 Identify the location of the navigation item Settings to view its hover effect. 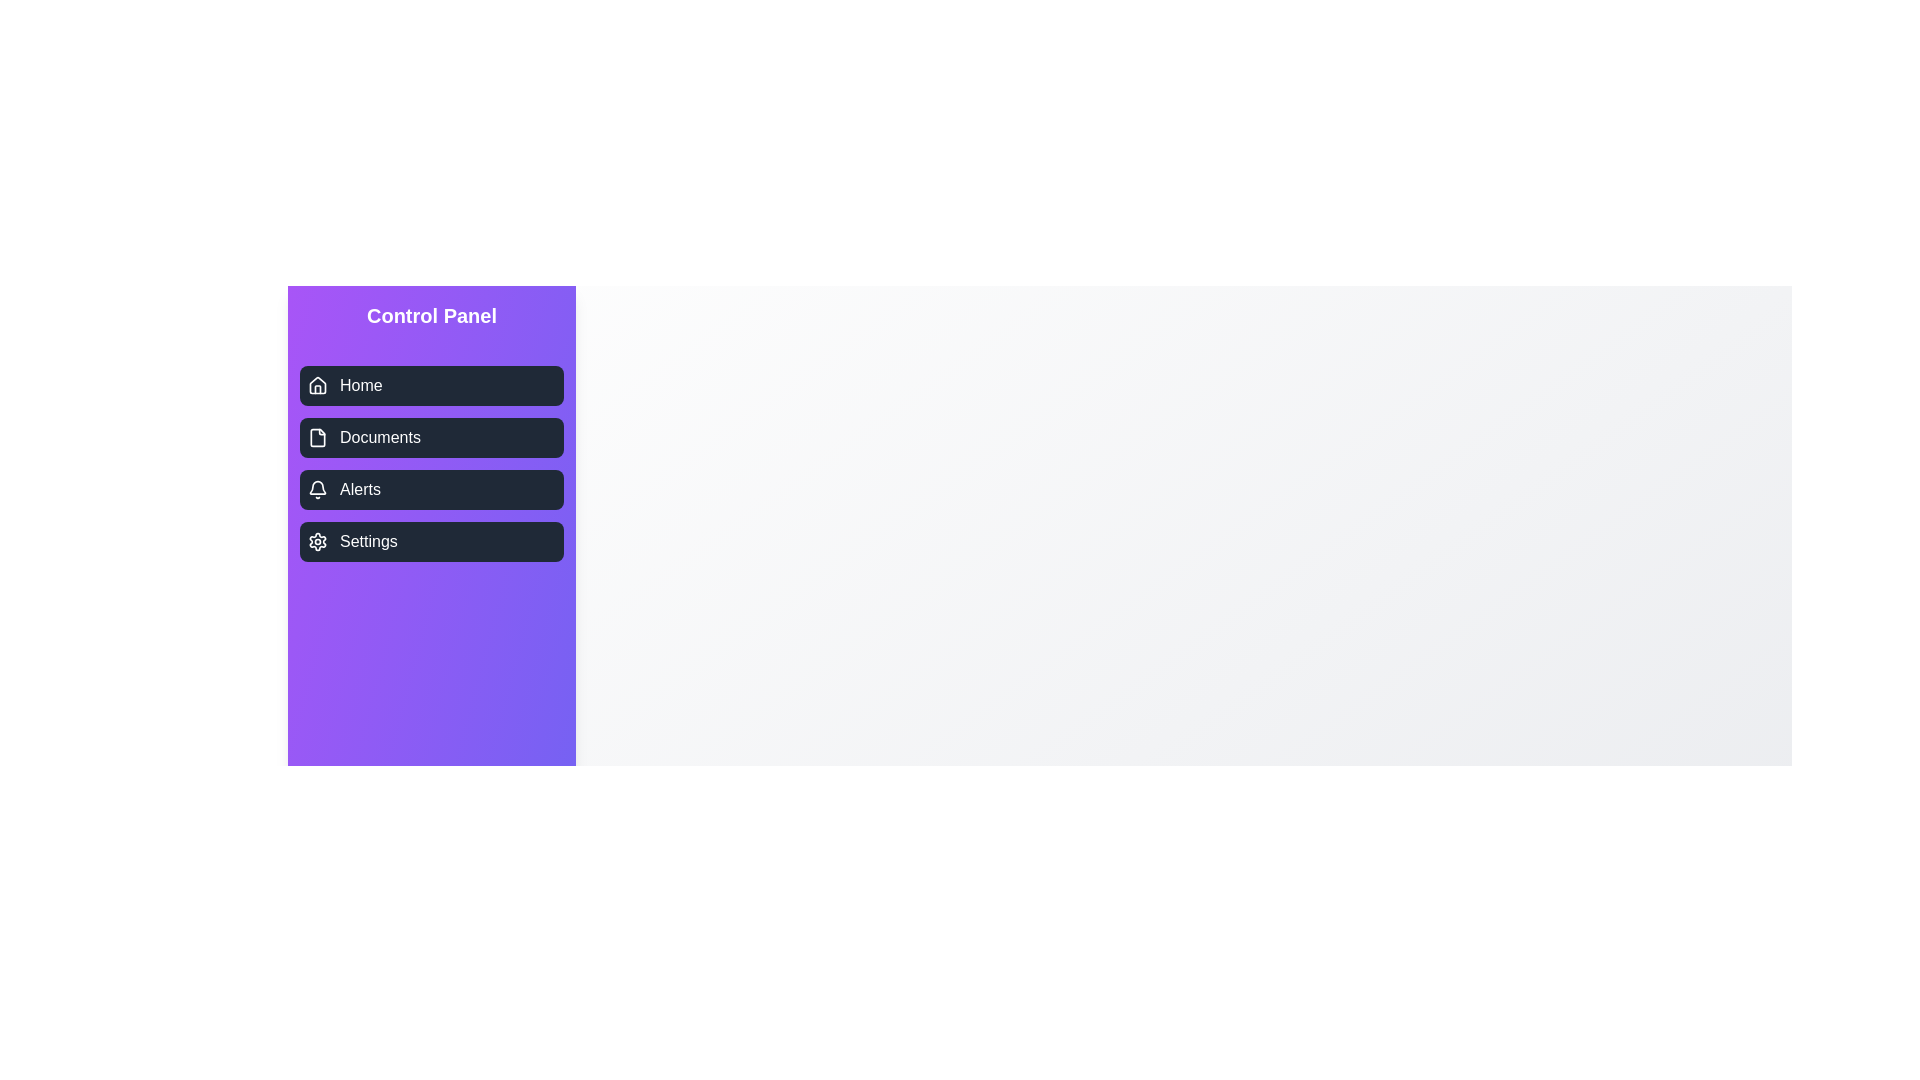
(431, 542).